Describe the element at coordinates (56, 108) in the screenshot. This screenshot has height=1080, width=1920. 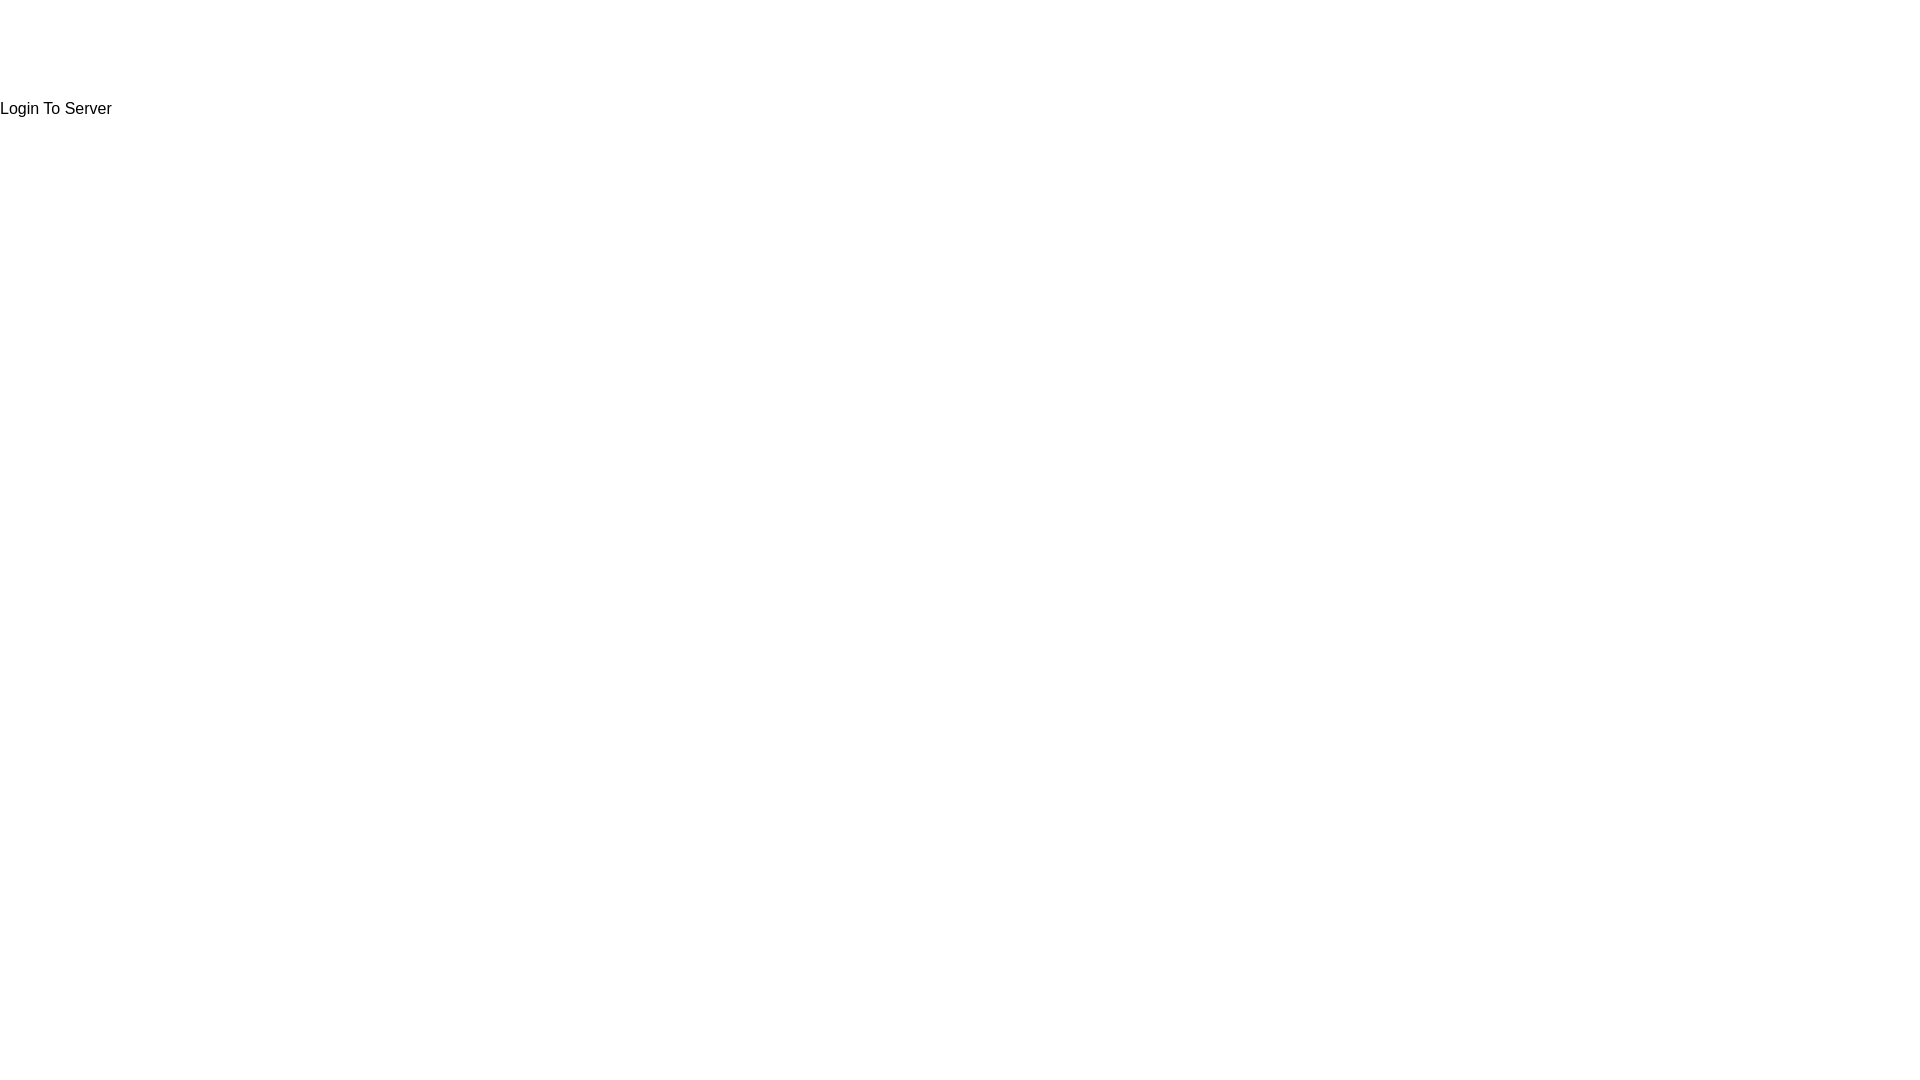
I see `'Login To Server'` at that location.